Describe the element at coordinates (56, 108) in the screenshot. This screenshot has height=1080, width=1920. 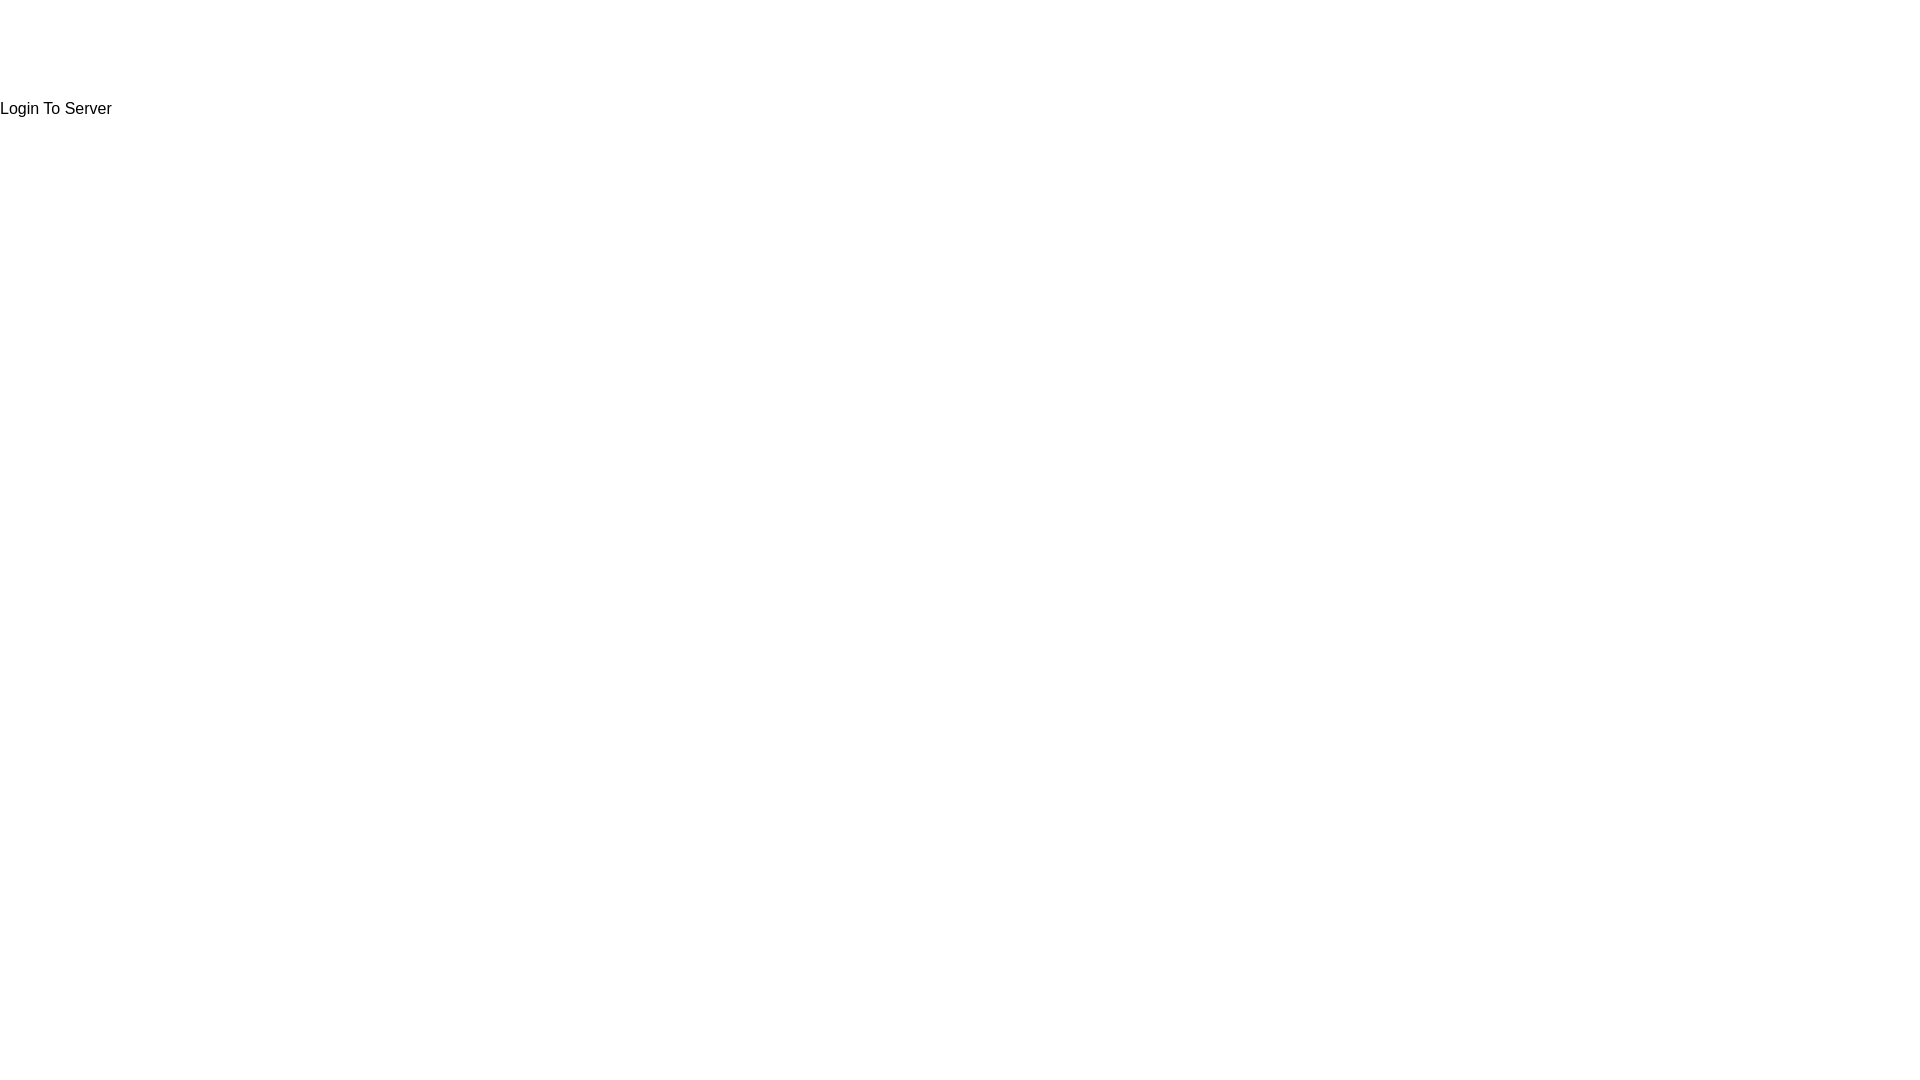
I see `'Login To Server'` at that location.